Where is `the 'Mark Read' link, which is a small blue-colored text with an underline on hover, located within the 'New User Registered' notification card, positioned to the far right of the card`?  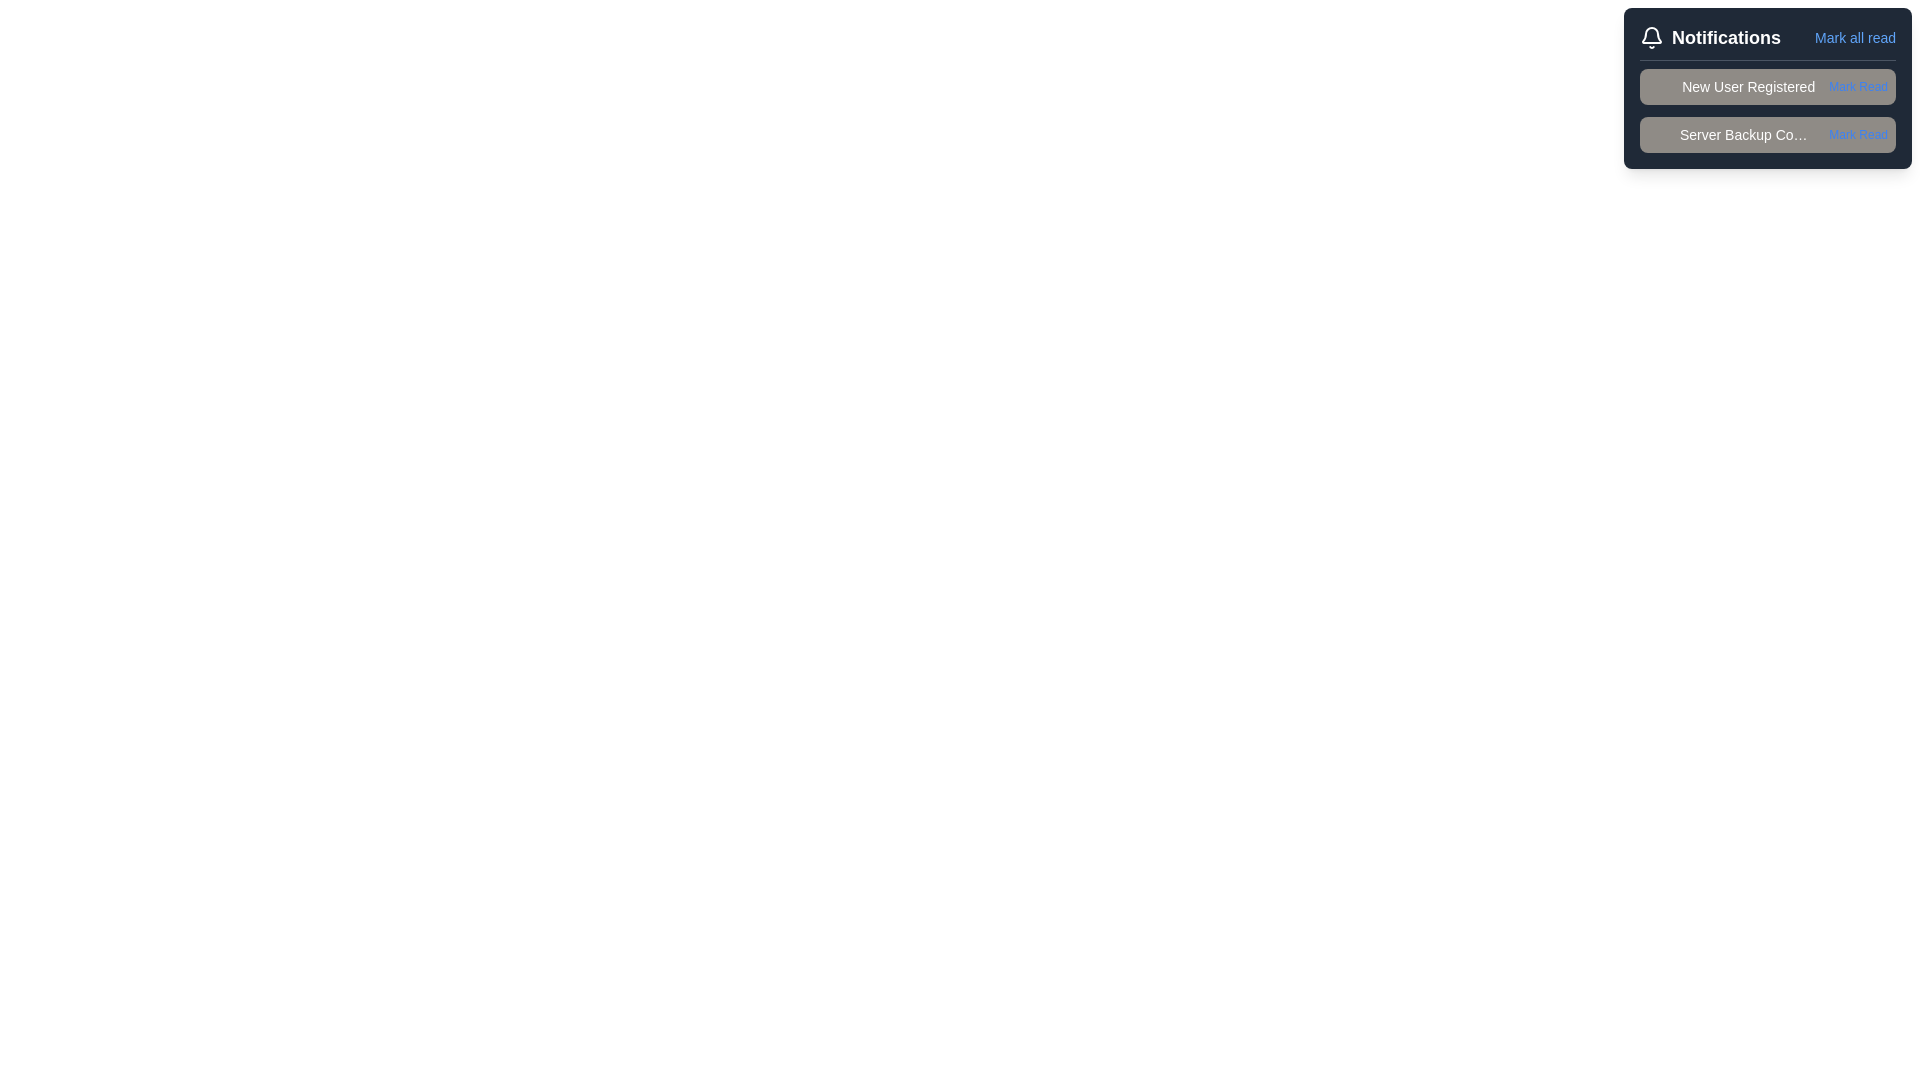
the 'Mark Read' link, which is a small blue-colored text with an underline on hover, located within the 'New User Registered' notification card, positioned to the far right of the card is located at coordinates (1857, 86).